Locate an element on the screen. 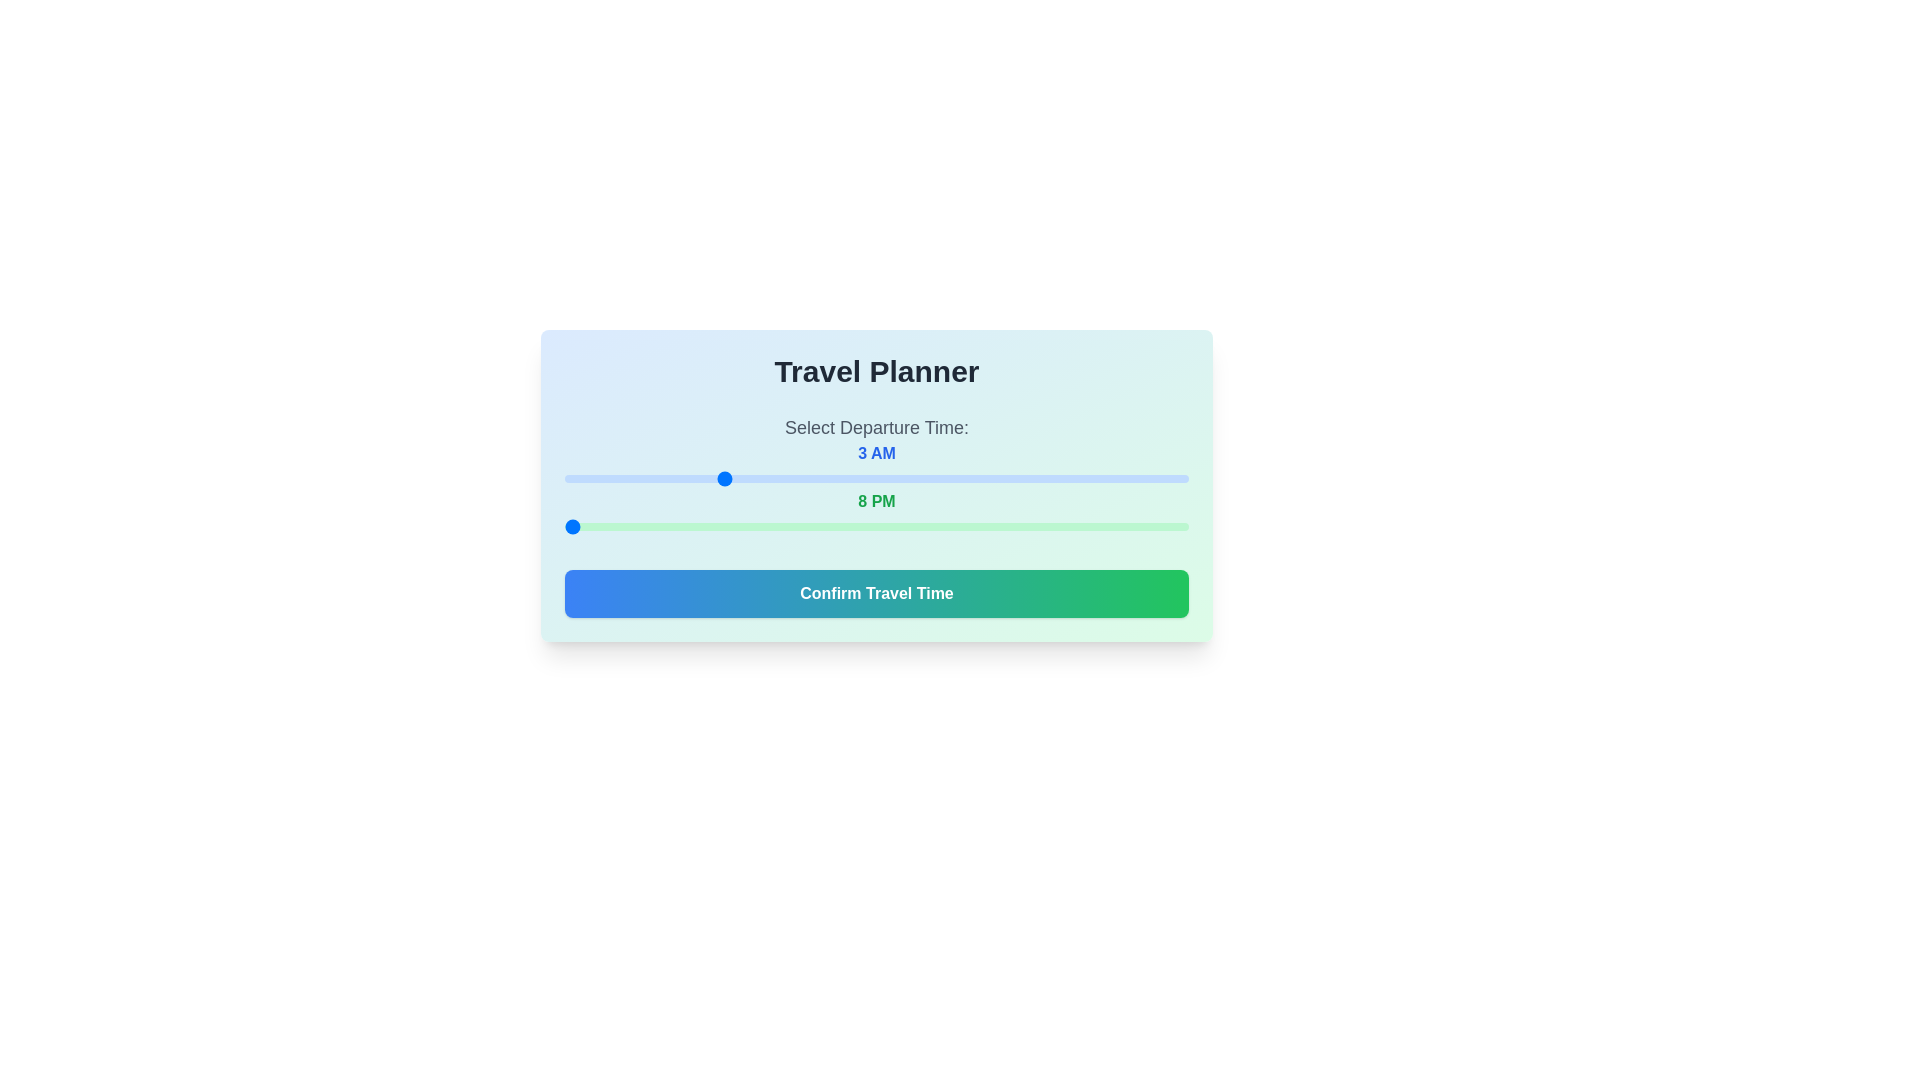 The width and height of the screenshot is (1920, 1080). the static text label displaying '8 PM' in bold green color, located to the right of the horizontal green slider in the 'Select Departure Time' section is located at coordinates (877, 500).